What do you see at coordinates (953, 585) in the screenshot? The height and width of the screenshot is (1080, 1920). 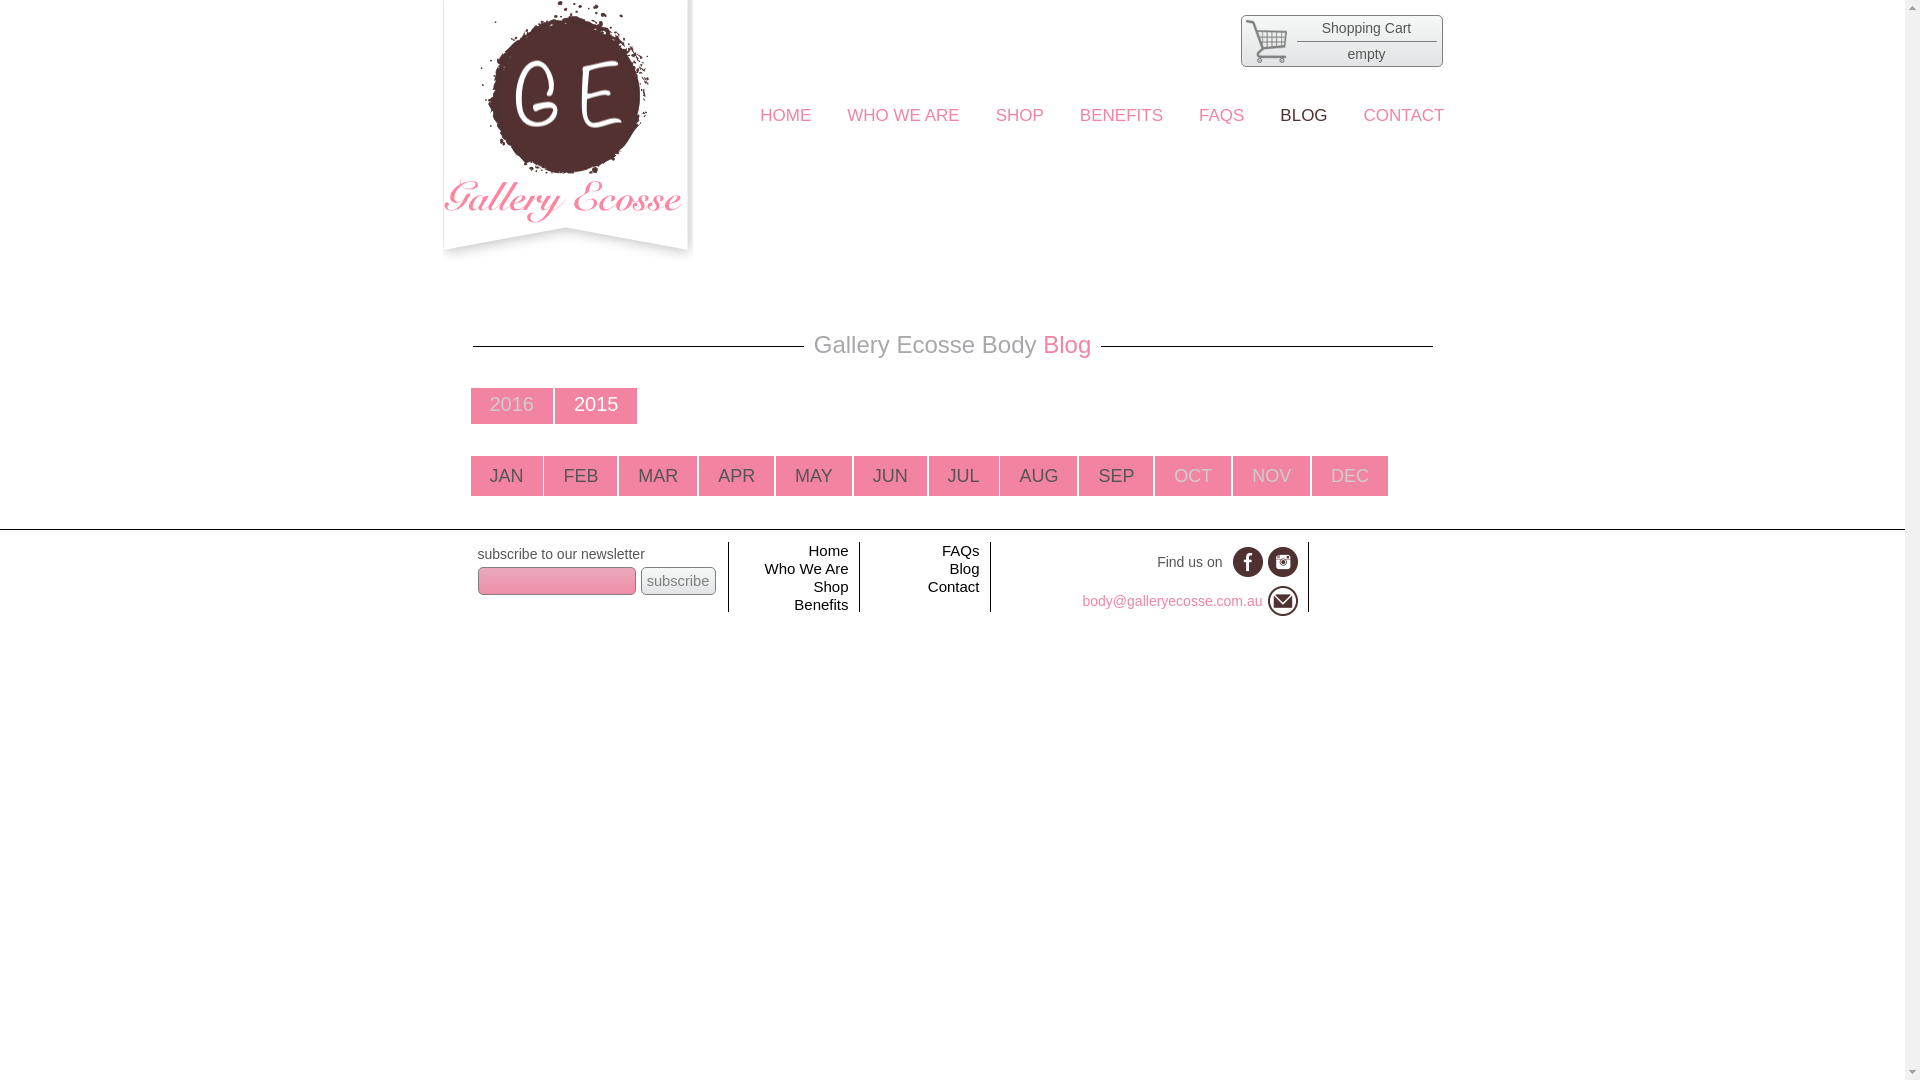 I see `'Contact'` at bounding box center [953, 585].